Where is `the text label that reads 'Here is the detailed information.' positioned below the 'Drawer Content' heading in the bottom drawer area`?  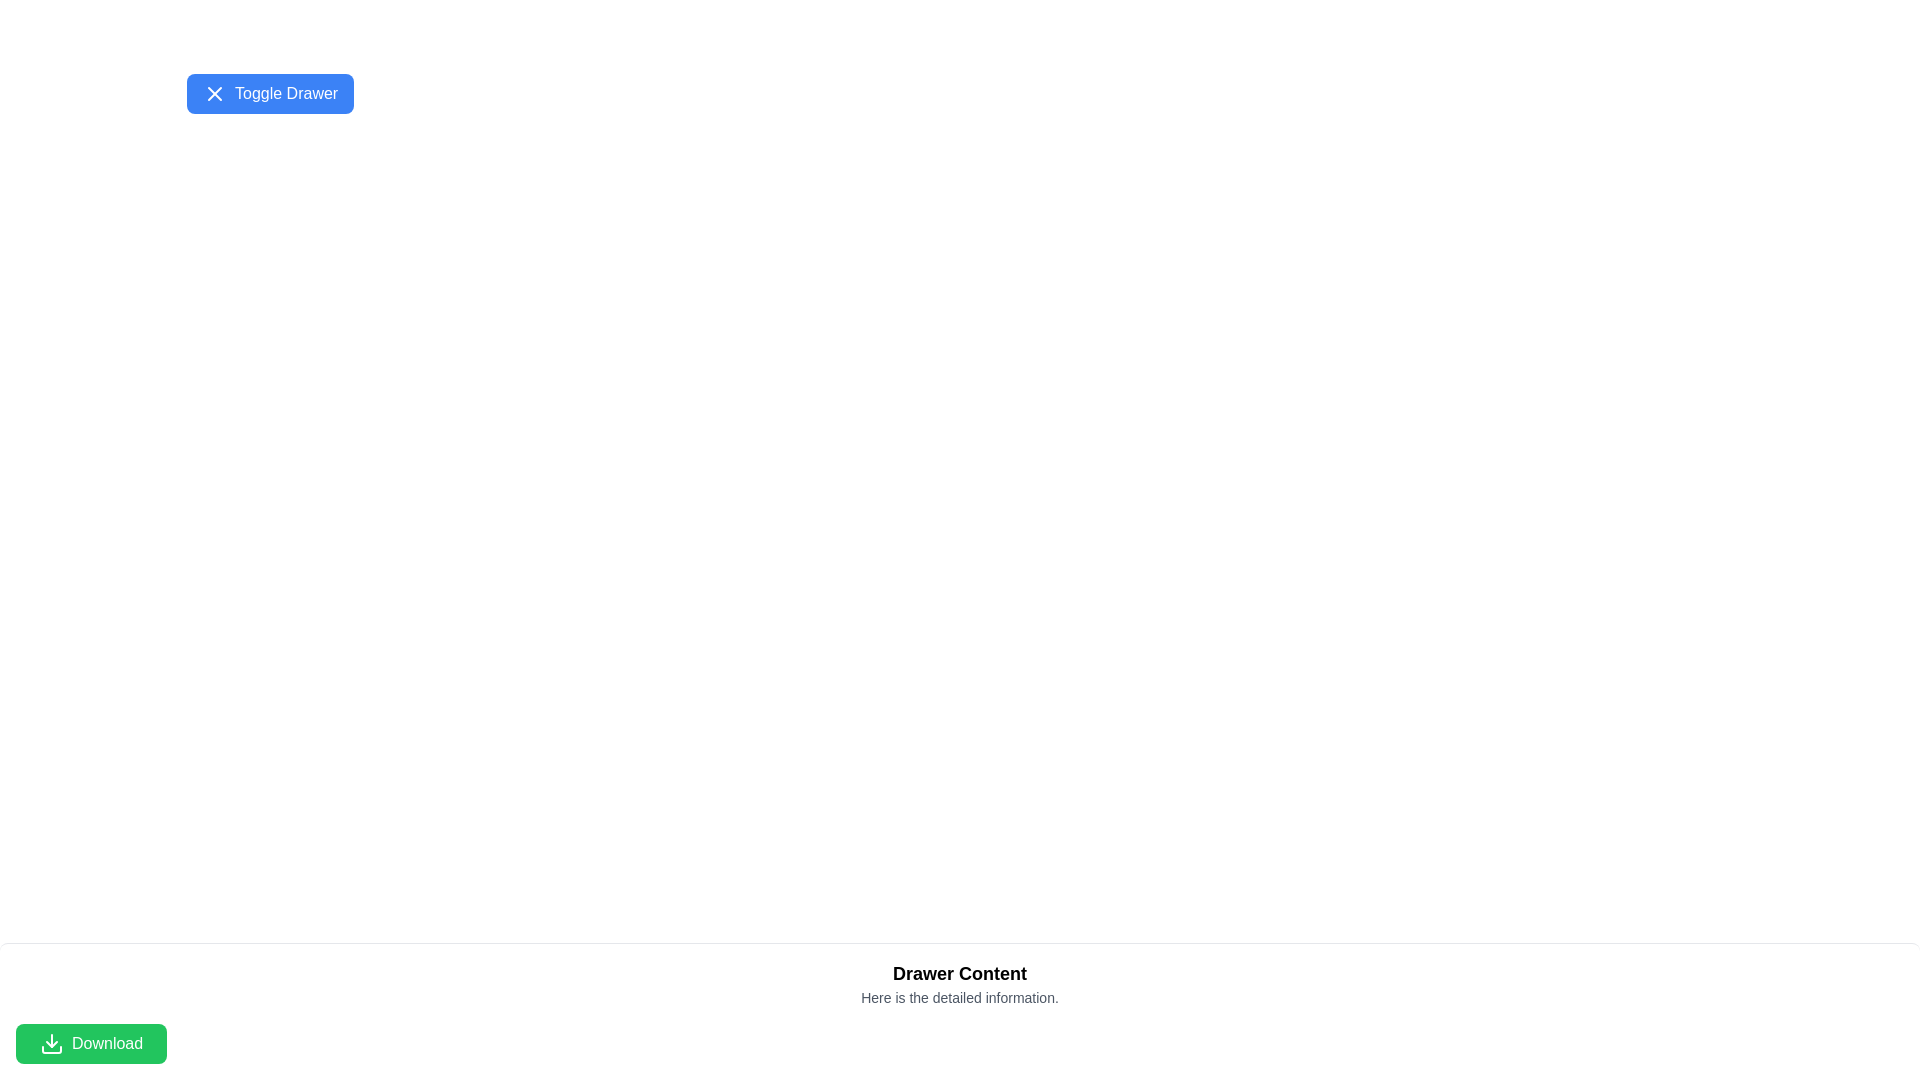
the text label that reads 'Here is the detailed information.' positioned below the 'Drawer Content' heading in the bottom drawer area is located at coordinates (960, 998).